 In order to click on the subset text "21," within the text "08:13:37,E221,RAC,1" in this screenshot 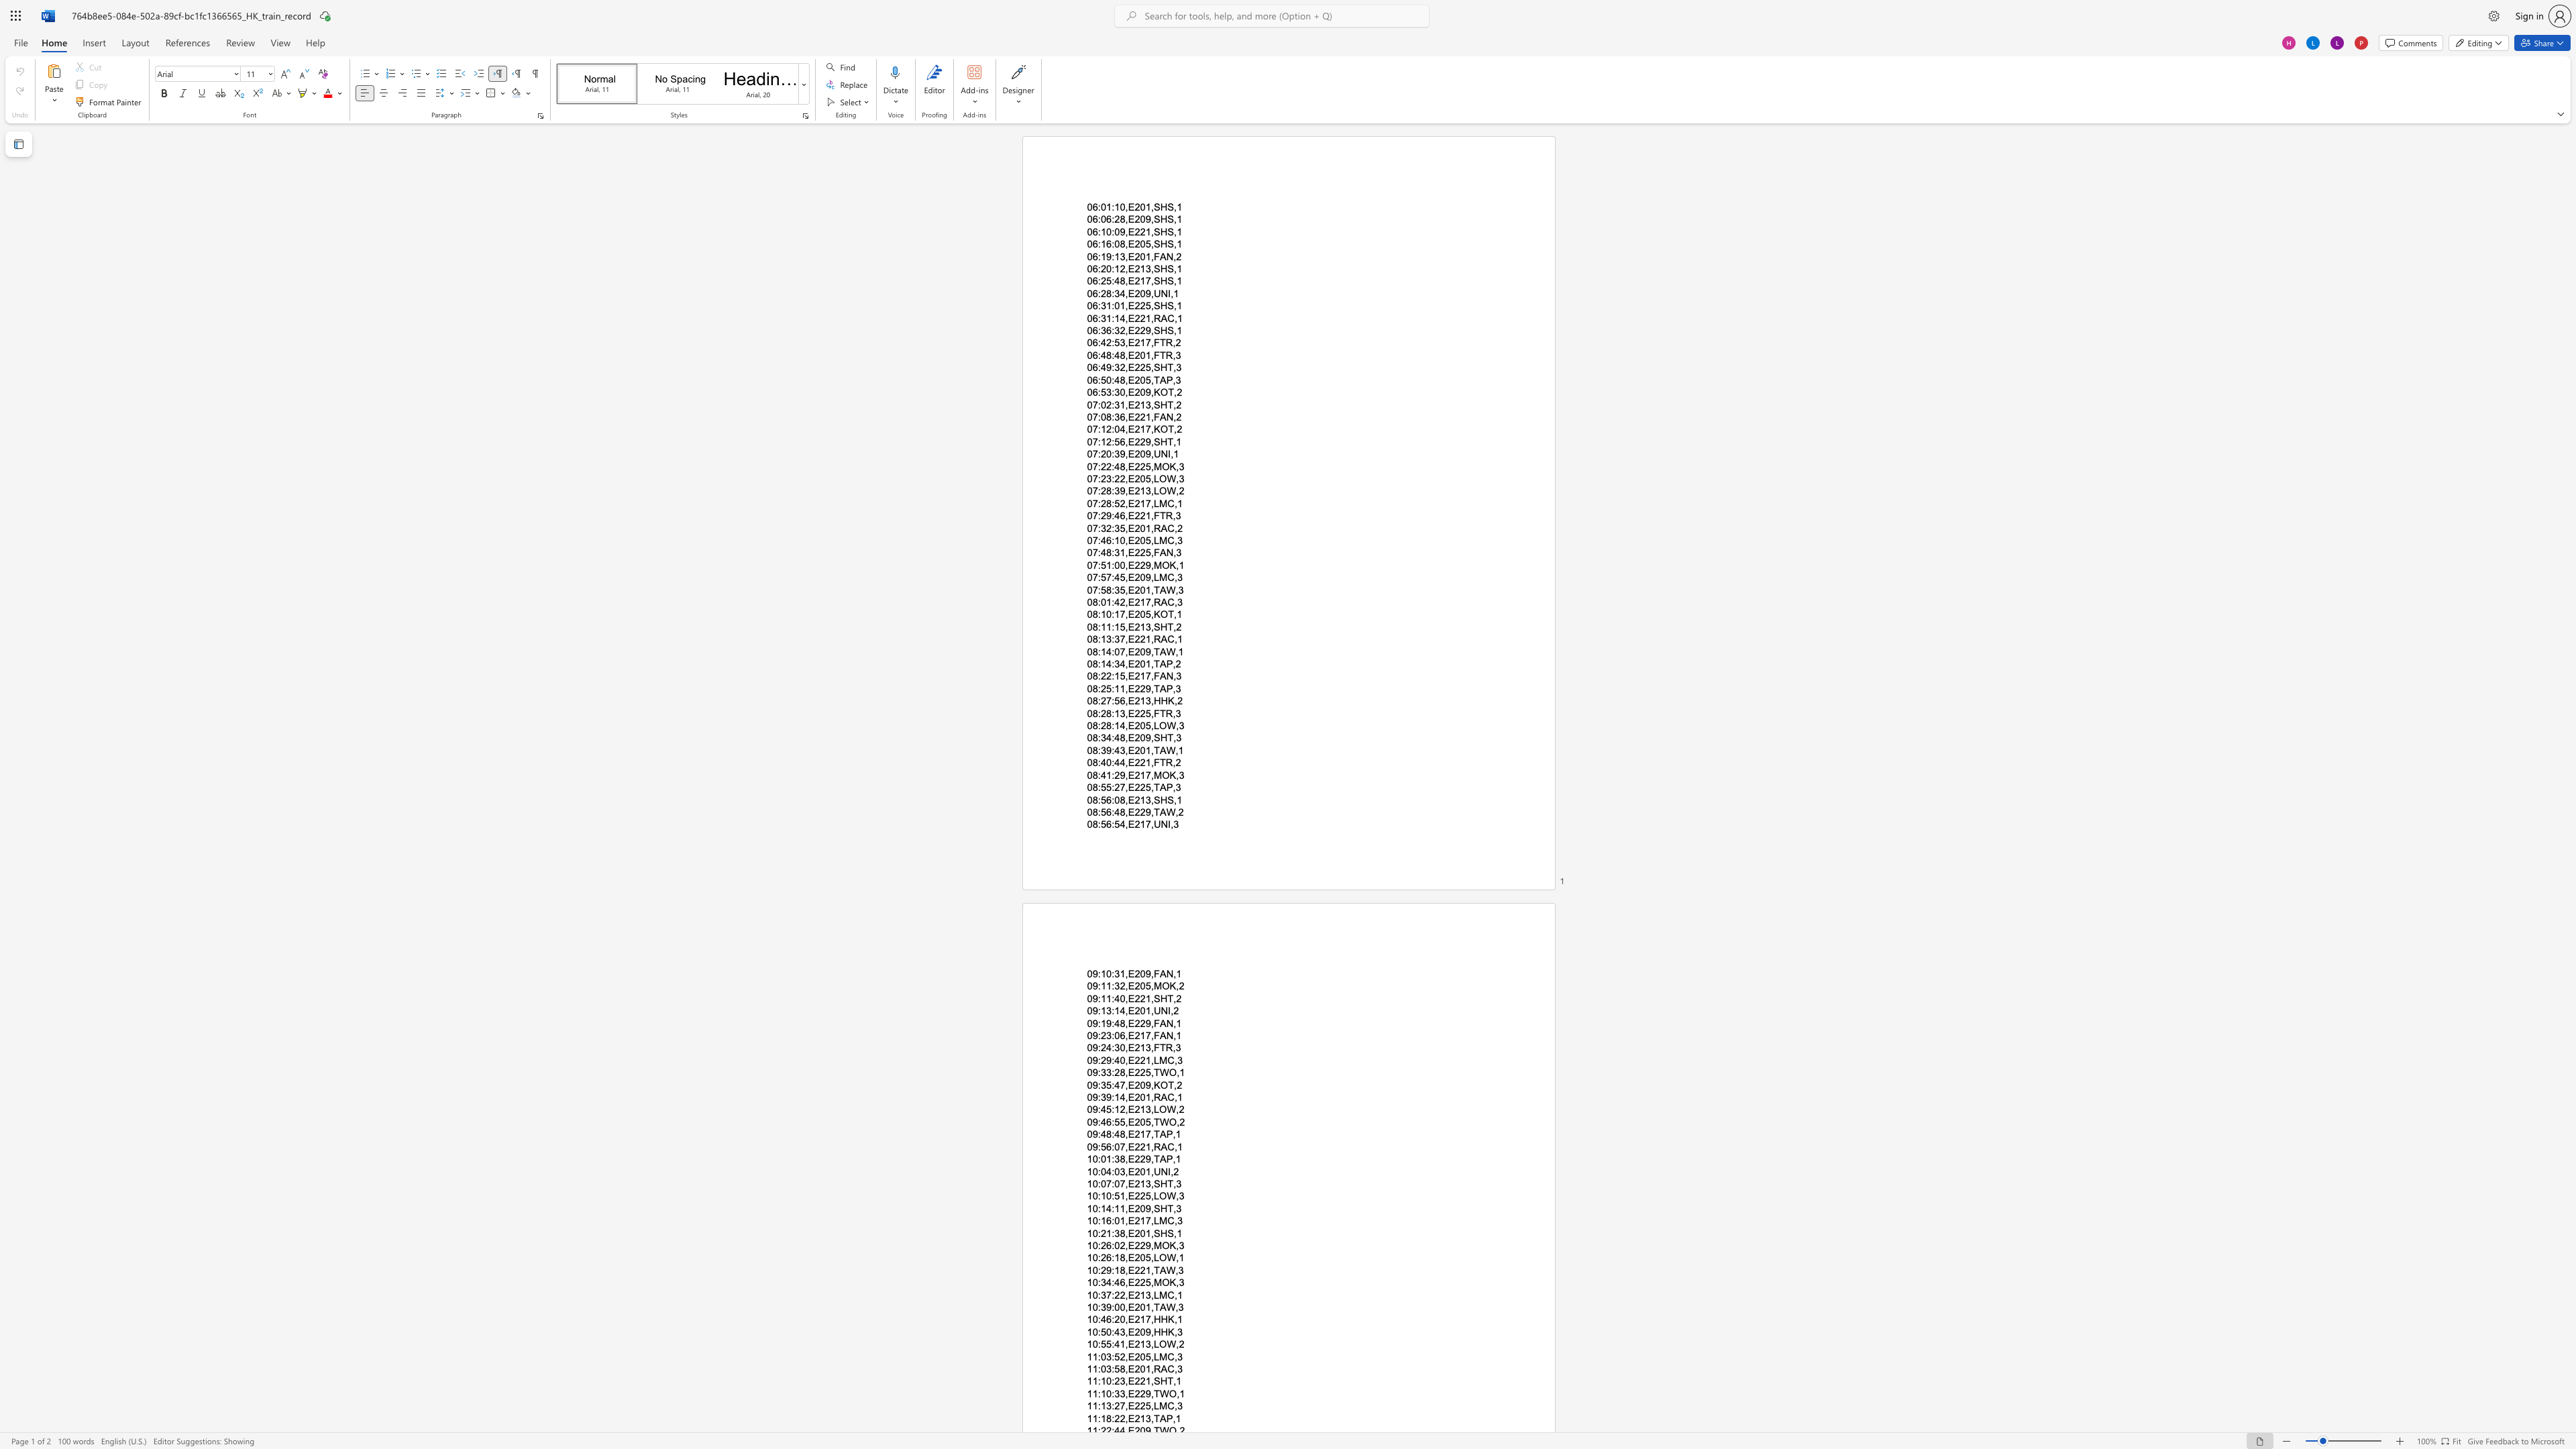, I will do `click(1138, 639)`.